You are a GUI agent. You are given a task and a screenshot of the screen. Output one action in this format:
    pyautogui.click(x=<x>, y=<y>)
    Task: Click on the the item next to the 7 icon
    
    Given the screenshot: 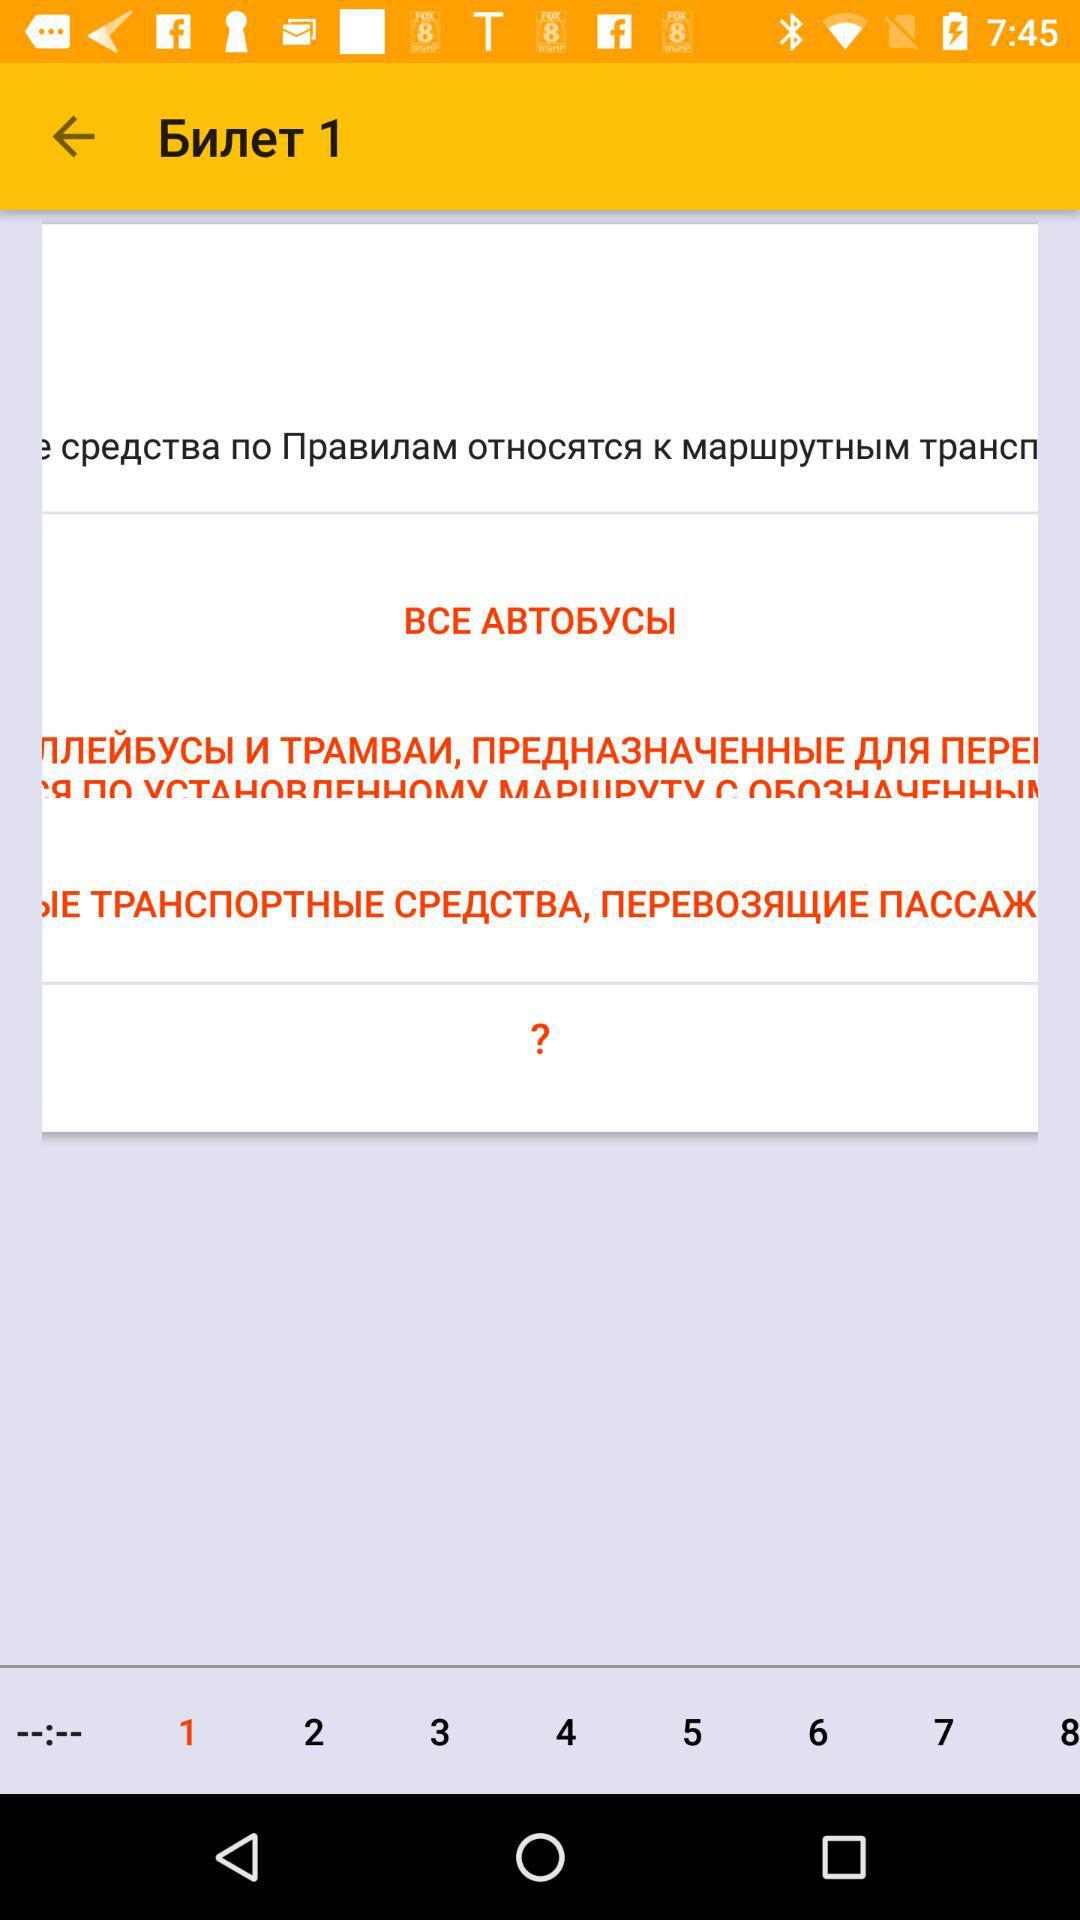 What is the action you would take?
    pyautogui.click(x=1042, y=1730)
    